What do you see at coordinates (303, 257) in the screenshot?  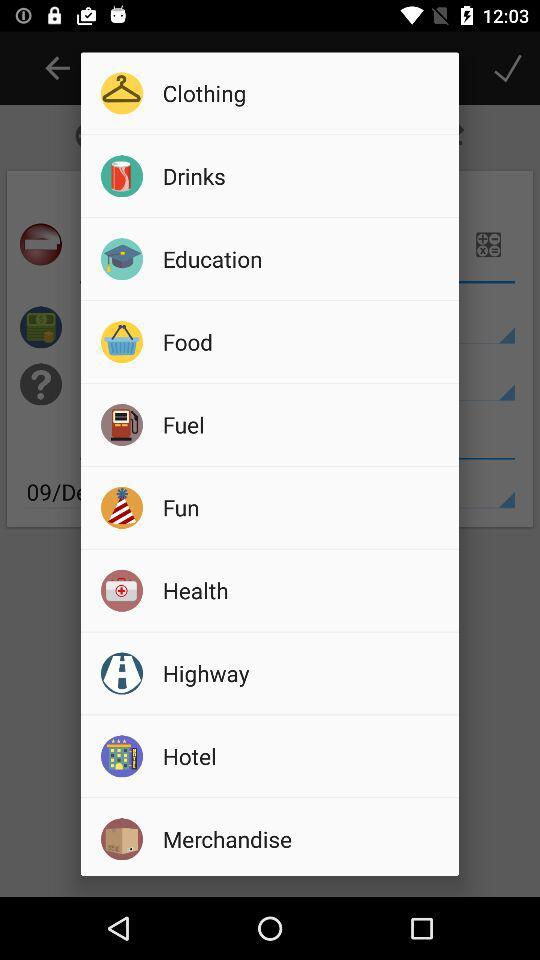 I see `the icon above the food icon` at bounding box center [303, 257].